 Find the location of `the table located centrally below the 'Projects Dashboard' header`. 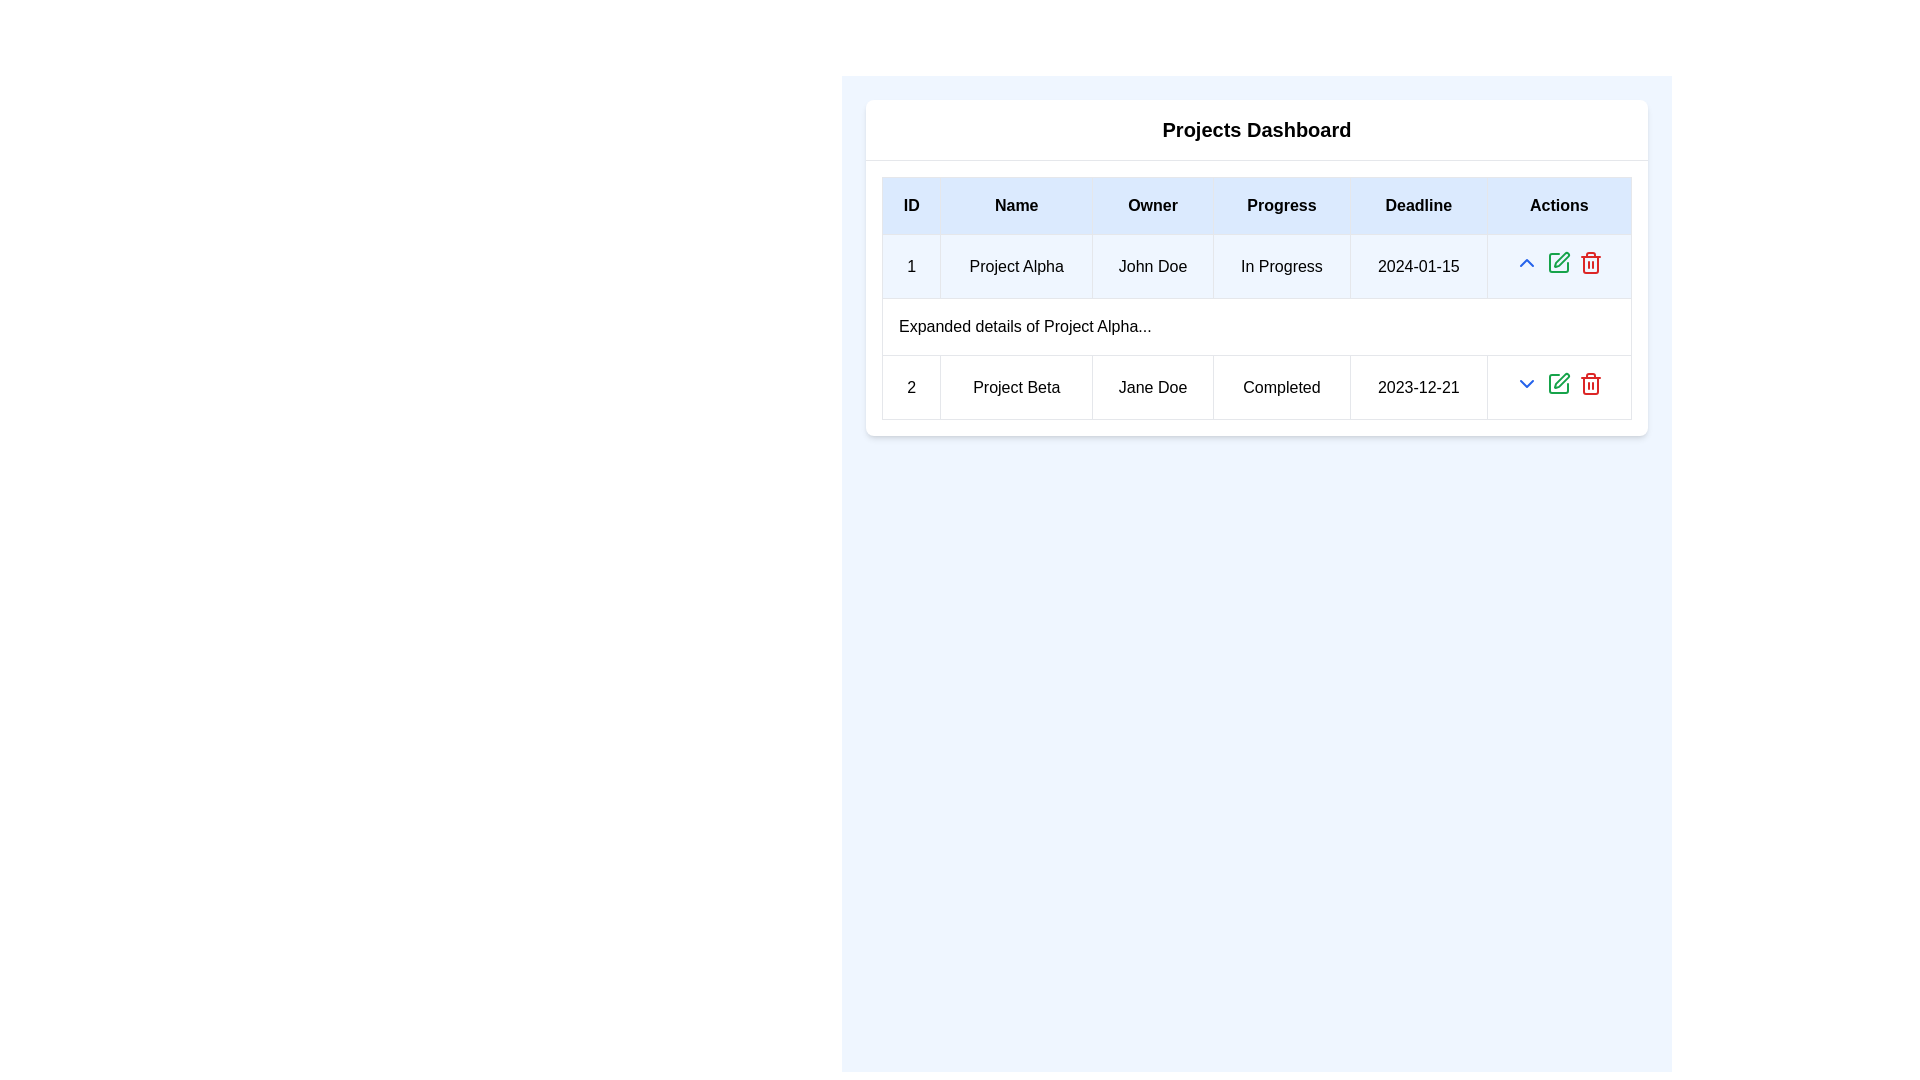

the table located centrally below the 'Projects Dashboard' header is located at coordinates (1256, 266).